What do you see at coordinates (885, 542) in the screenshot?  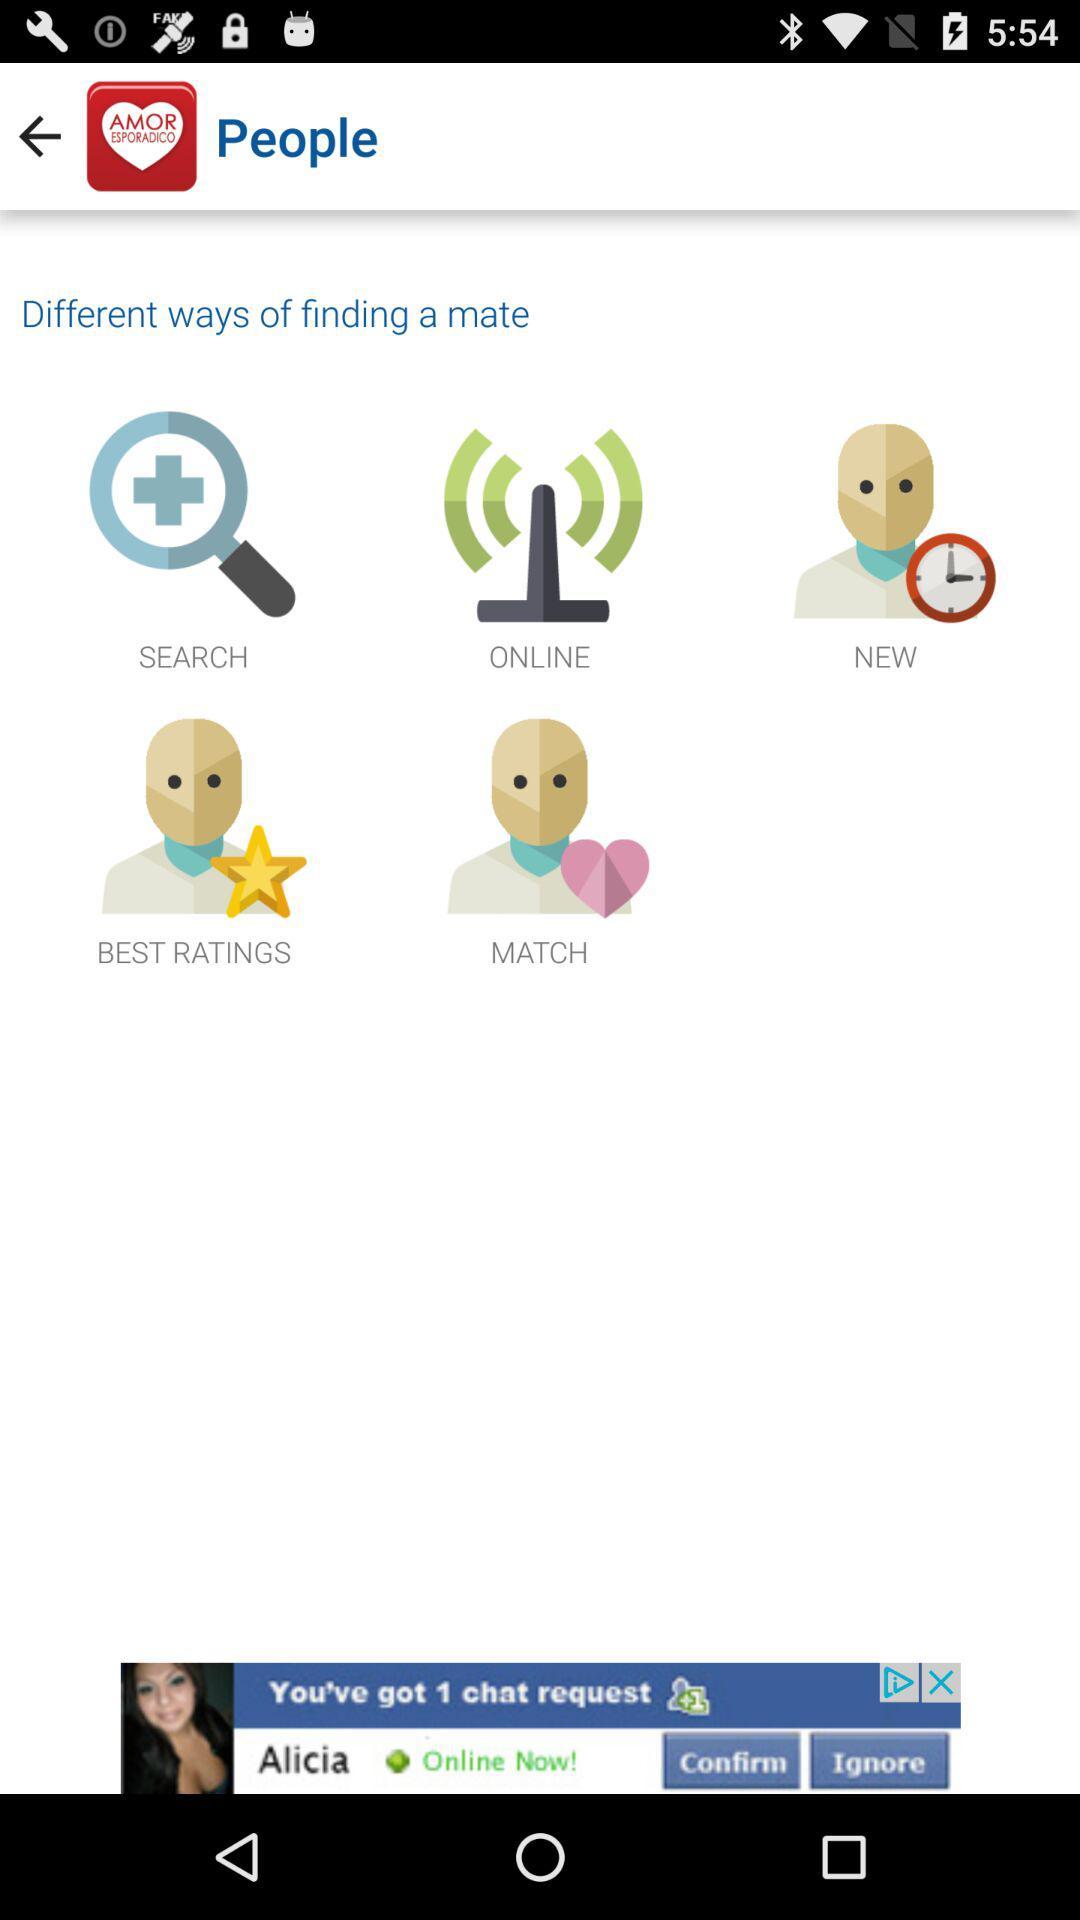 I see `the third image next to online` at bounding box center [885, 542].